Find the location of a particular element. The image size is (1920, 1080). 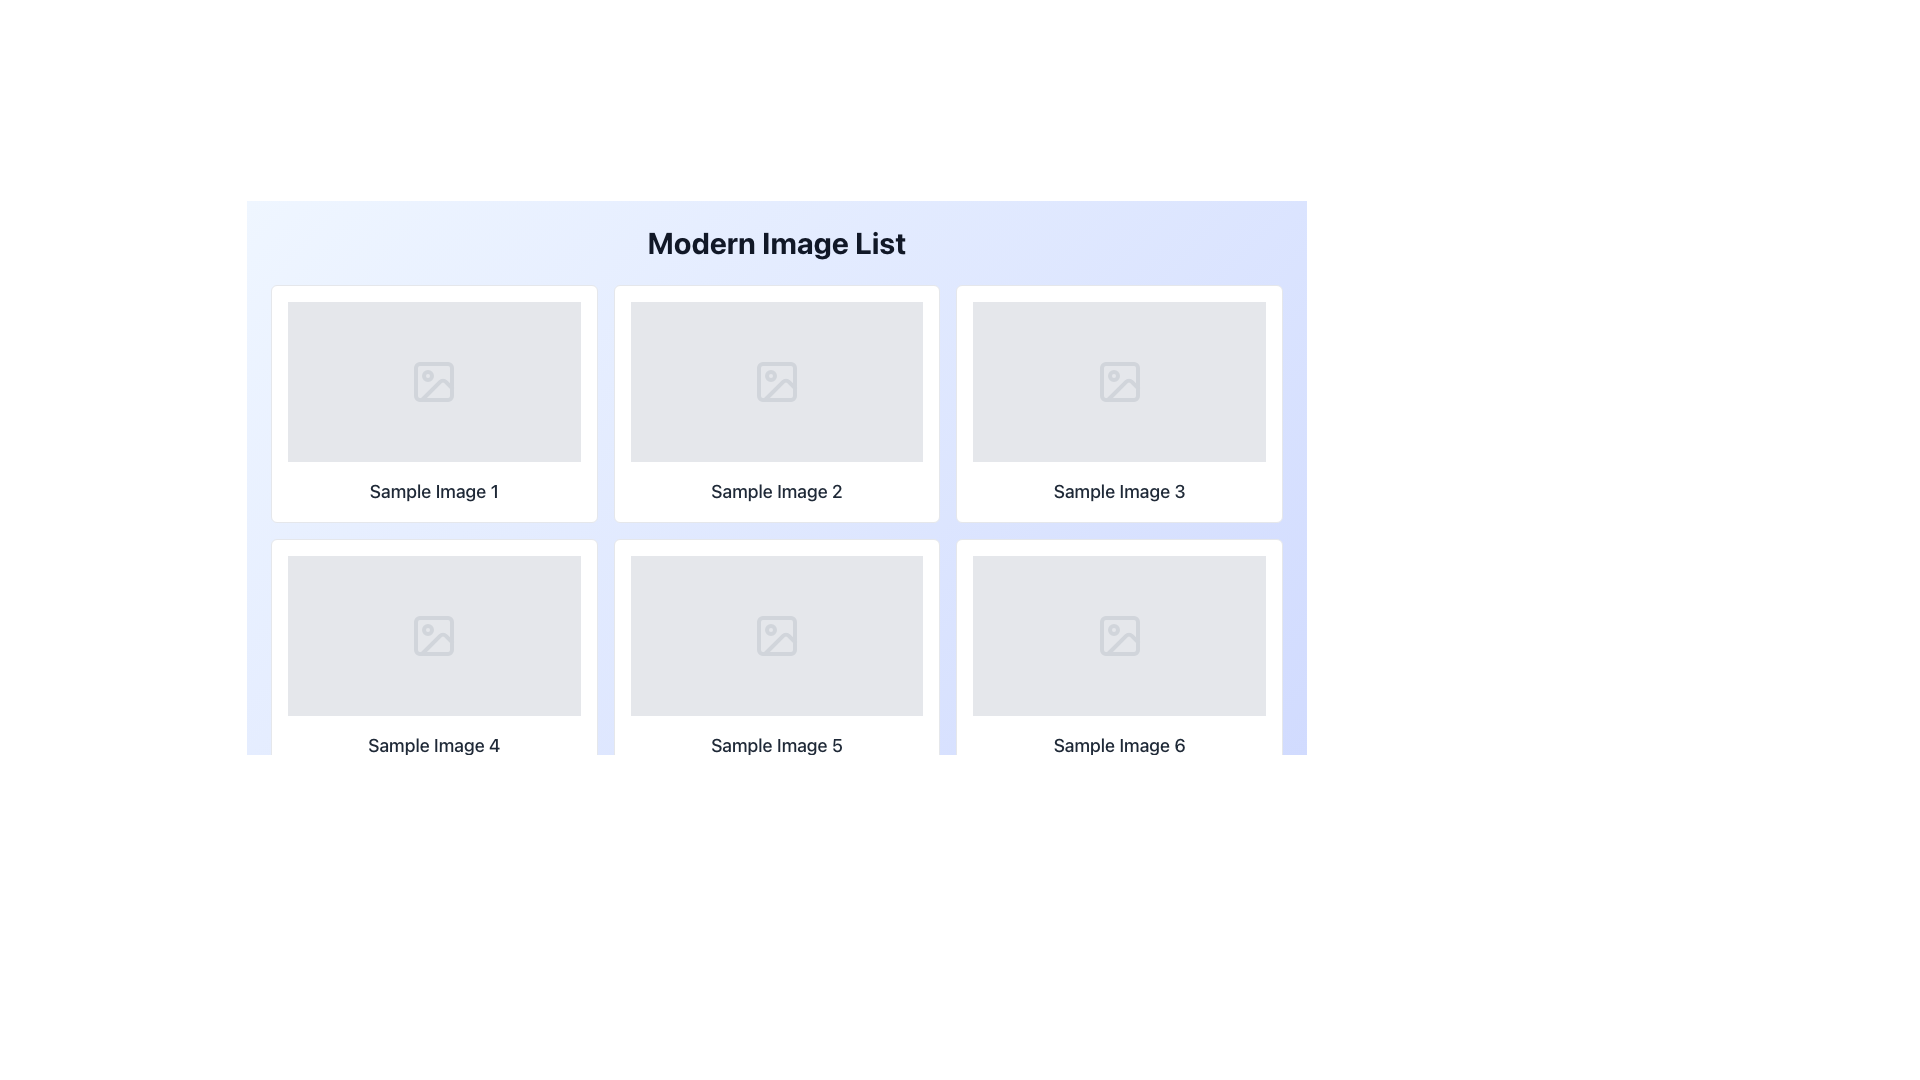

the small rectangle with rounded corners located in the fourth placeholder of the image grid, which appears with light gray coloring is located at coordinates (433, 636).